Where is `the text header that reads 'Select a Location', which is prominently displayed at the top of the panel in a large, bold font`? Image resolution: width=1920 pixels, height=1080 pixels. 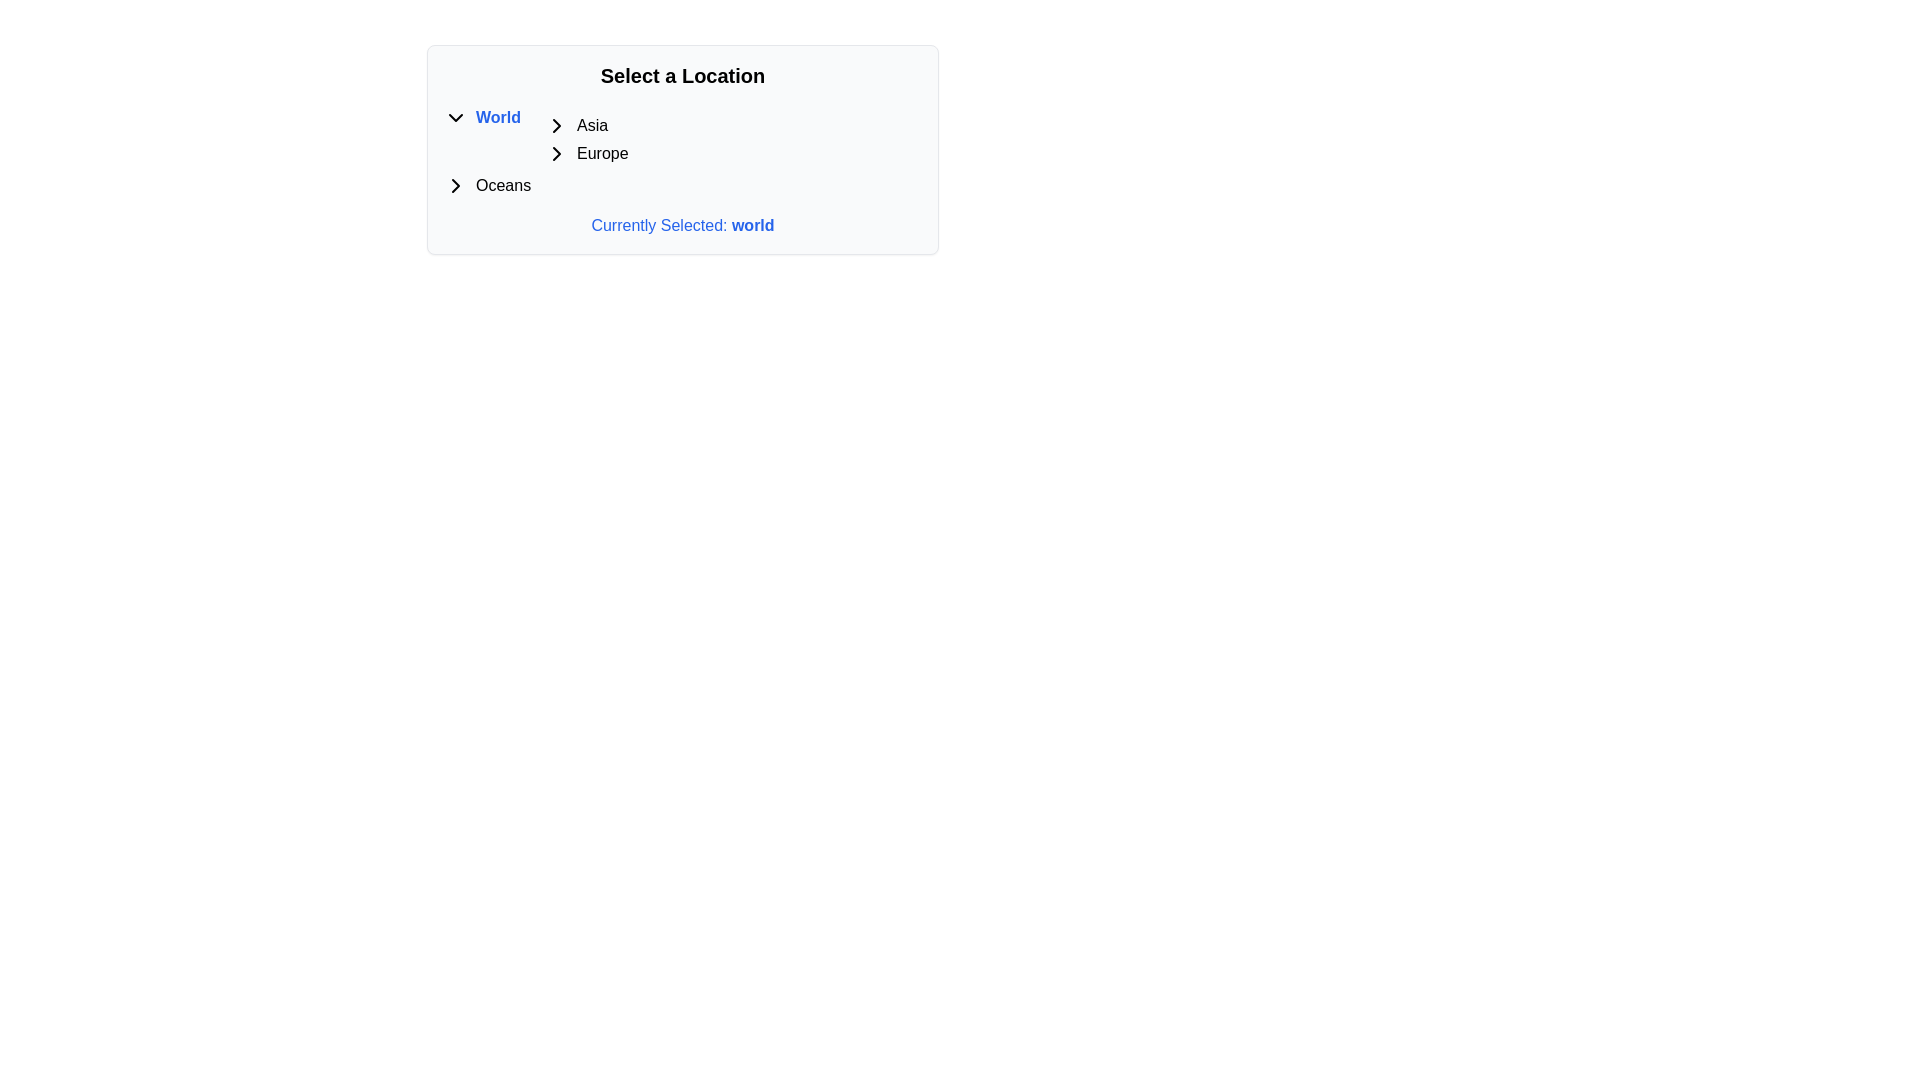
the text header that reads 'Select a Location', which is prominently displayed at the top of the panel in a large, bold font is located at coordinates (682, 75).